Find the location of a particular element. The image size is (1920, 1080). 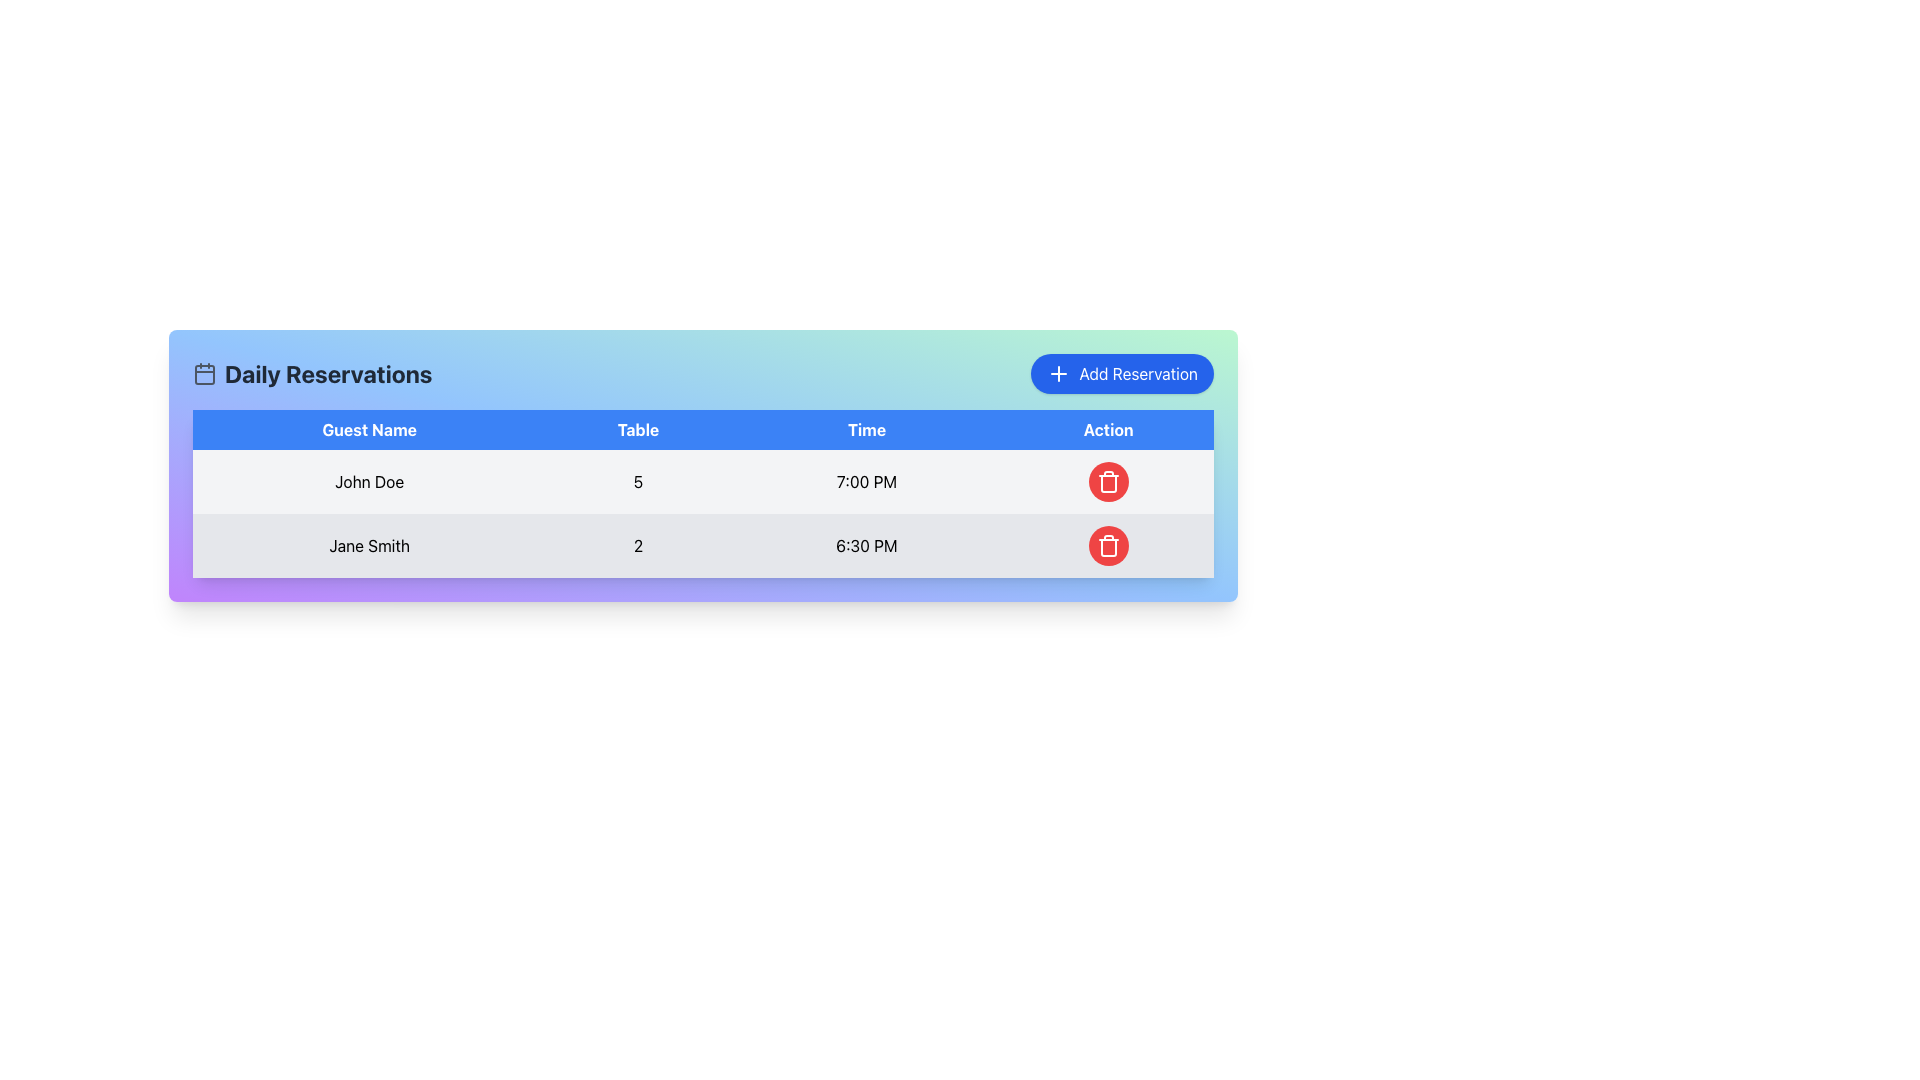

the 'Add Reservation' button located at the top-right corner of the 'Daily Reservations' interface, which has a bold blue background and white text is located at coordinates (1122, 374).